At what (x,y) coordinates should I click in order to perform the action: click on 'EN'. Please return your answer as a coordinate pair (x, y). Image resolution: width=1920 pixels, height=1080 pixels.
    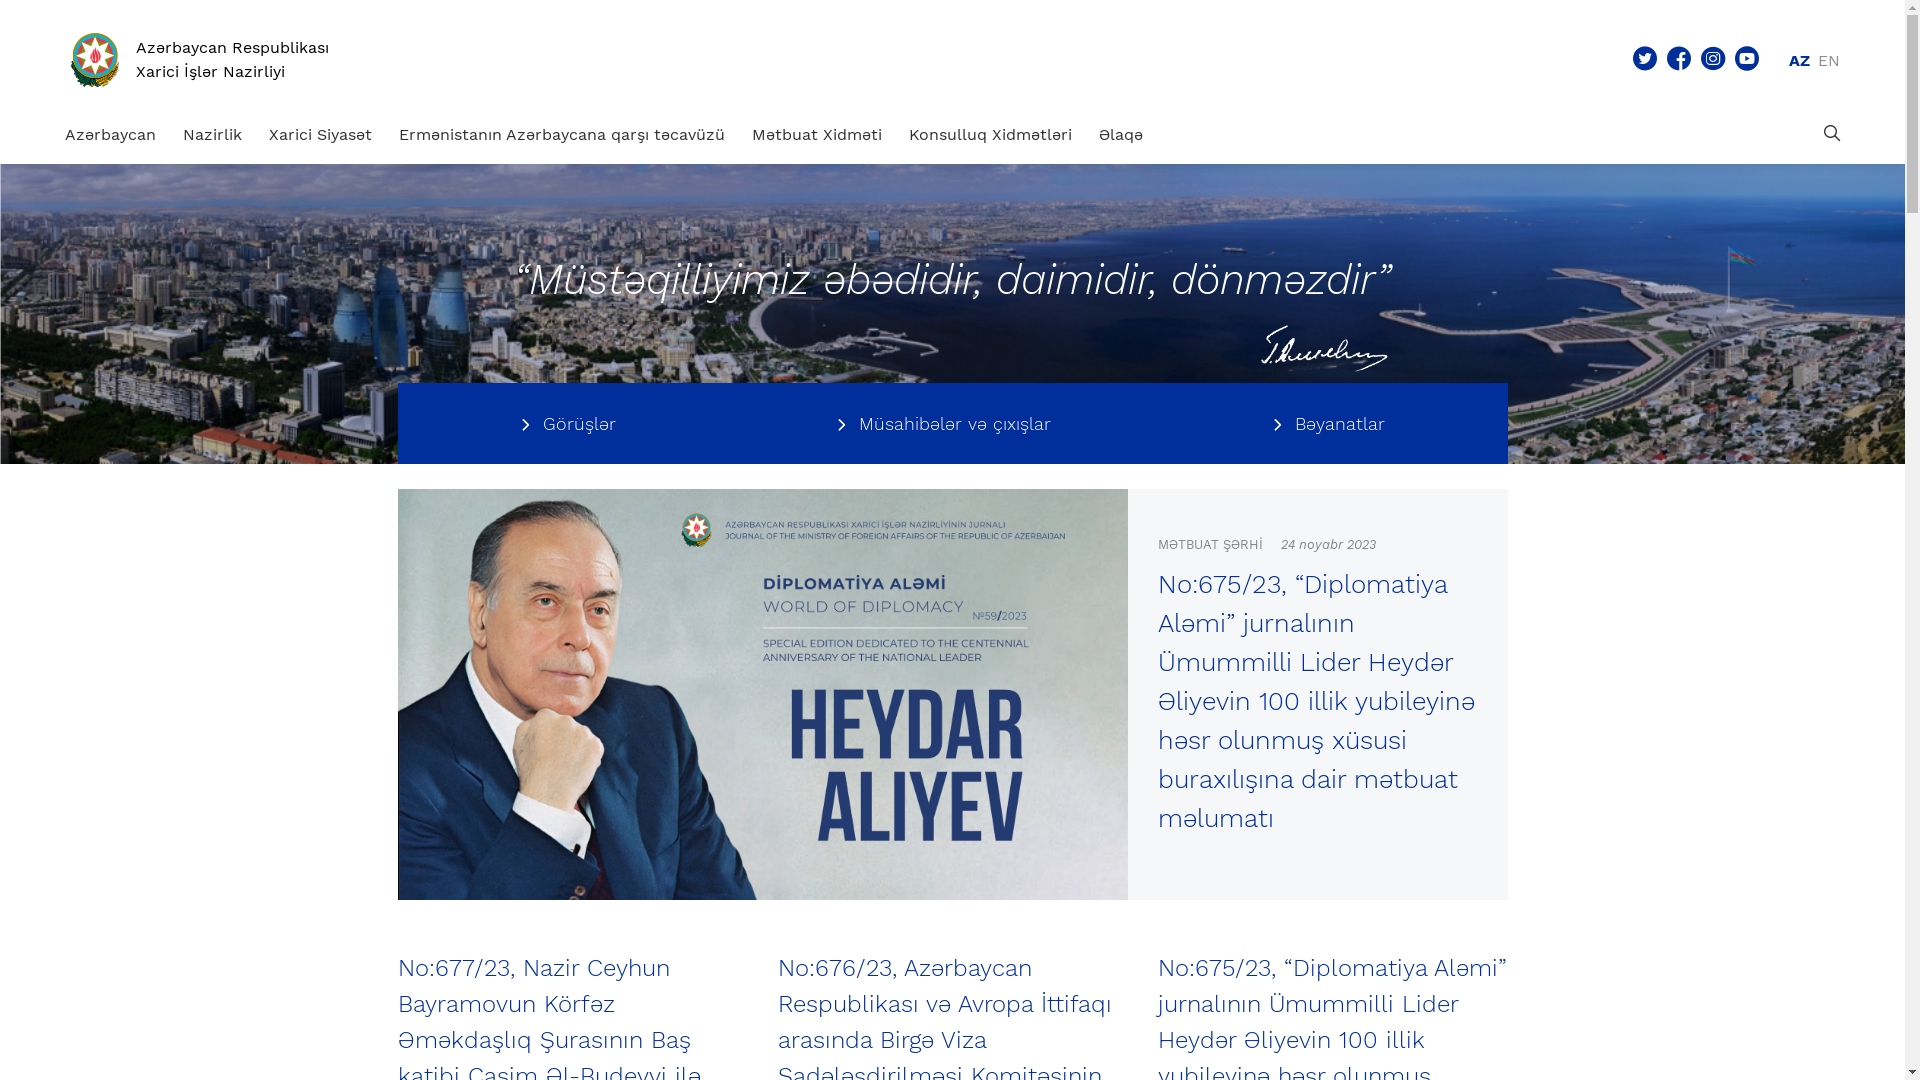
    Looking at the image, I should click on (1818, 58).